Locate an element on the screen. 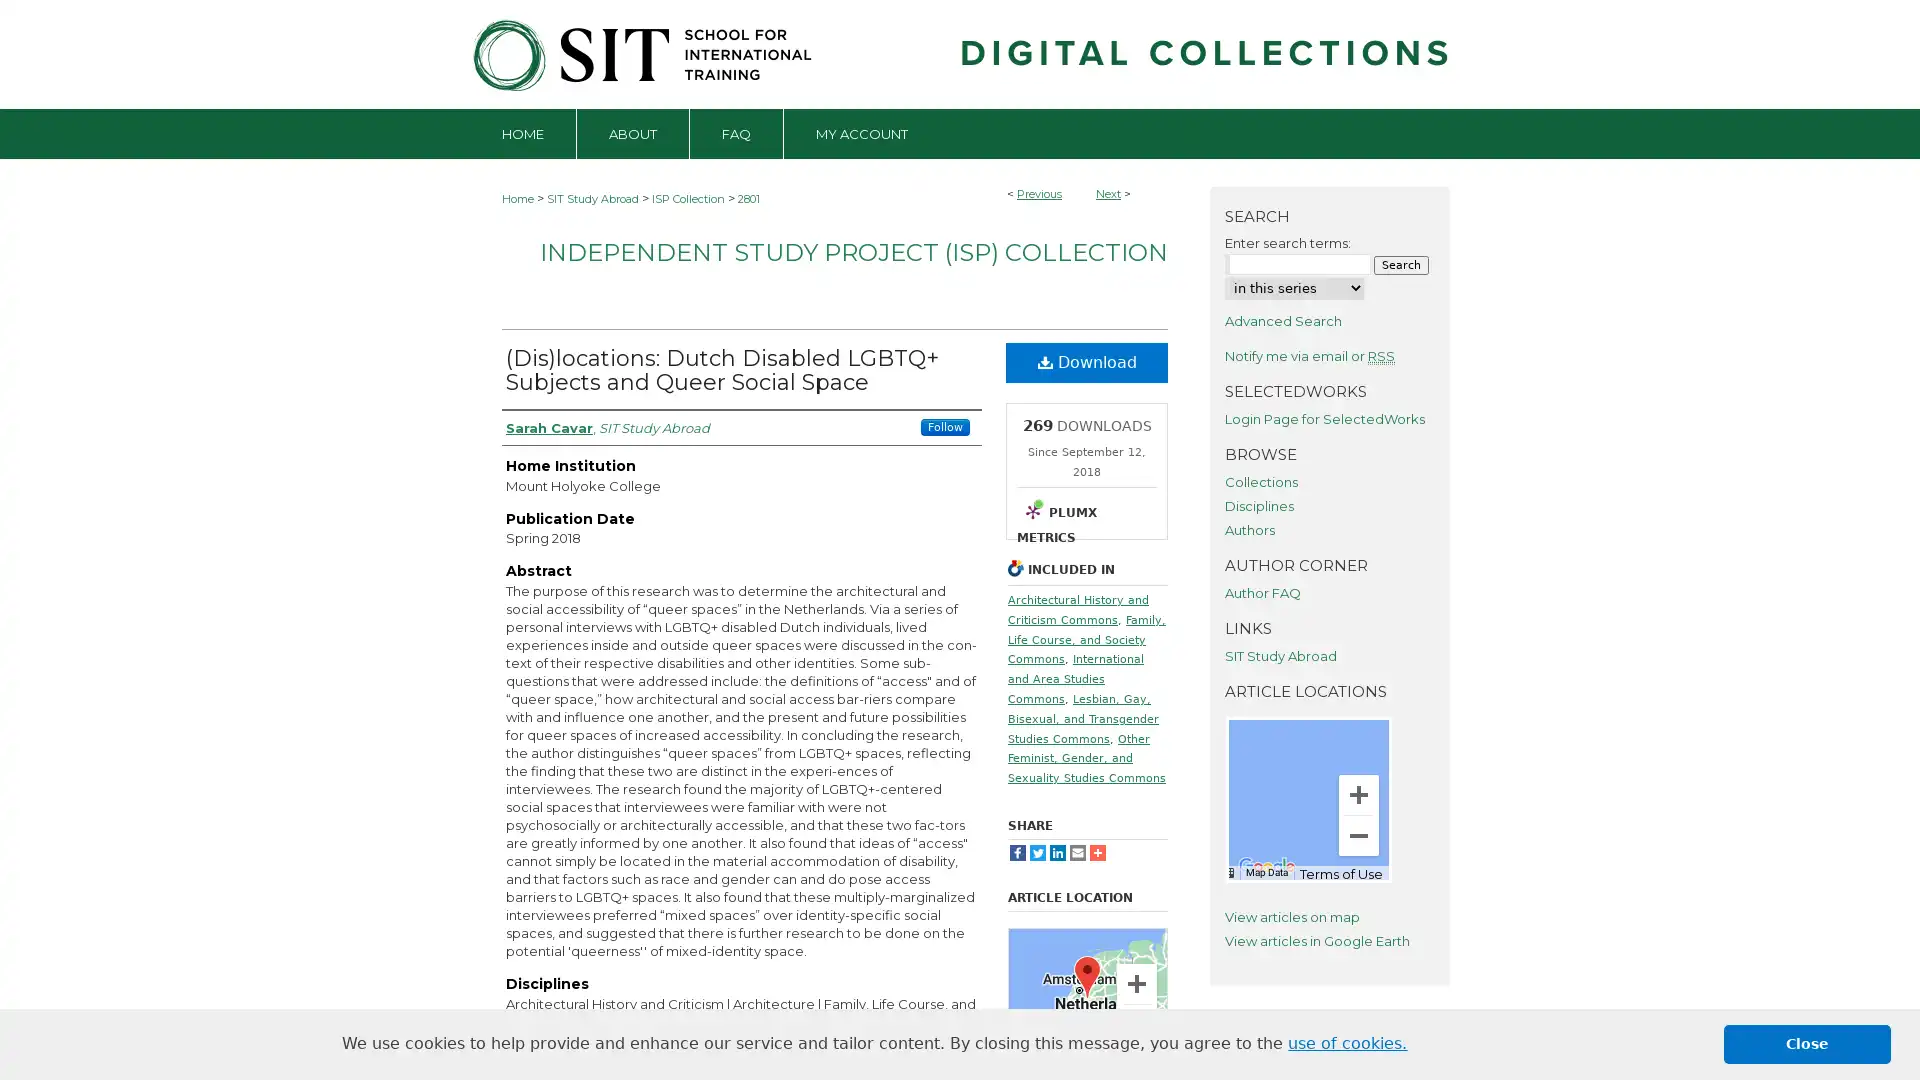 This screenshot has height=1080, width=1920. Zoom in is located at coordinates (1358, 793).